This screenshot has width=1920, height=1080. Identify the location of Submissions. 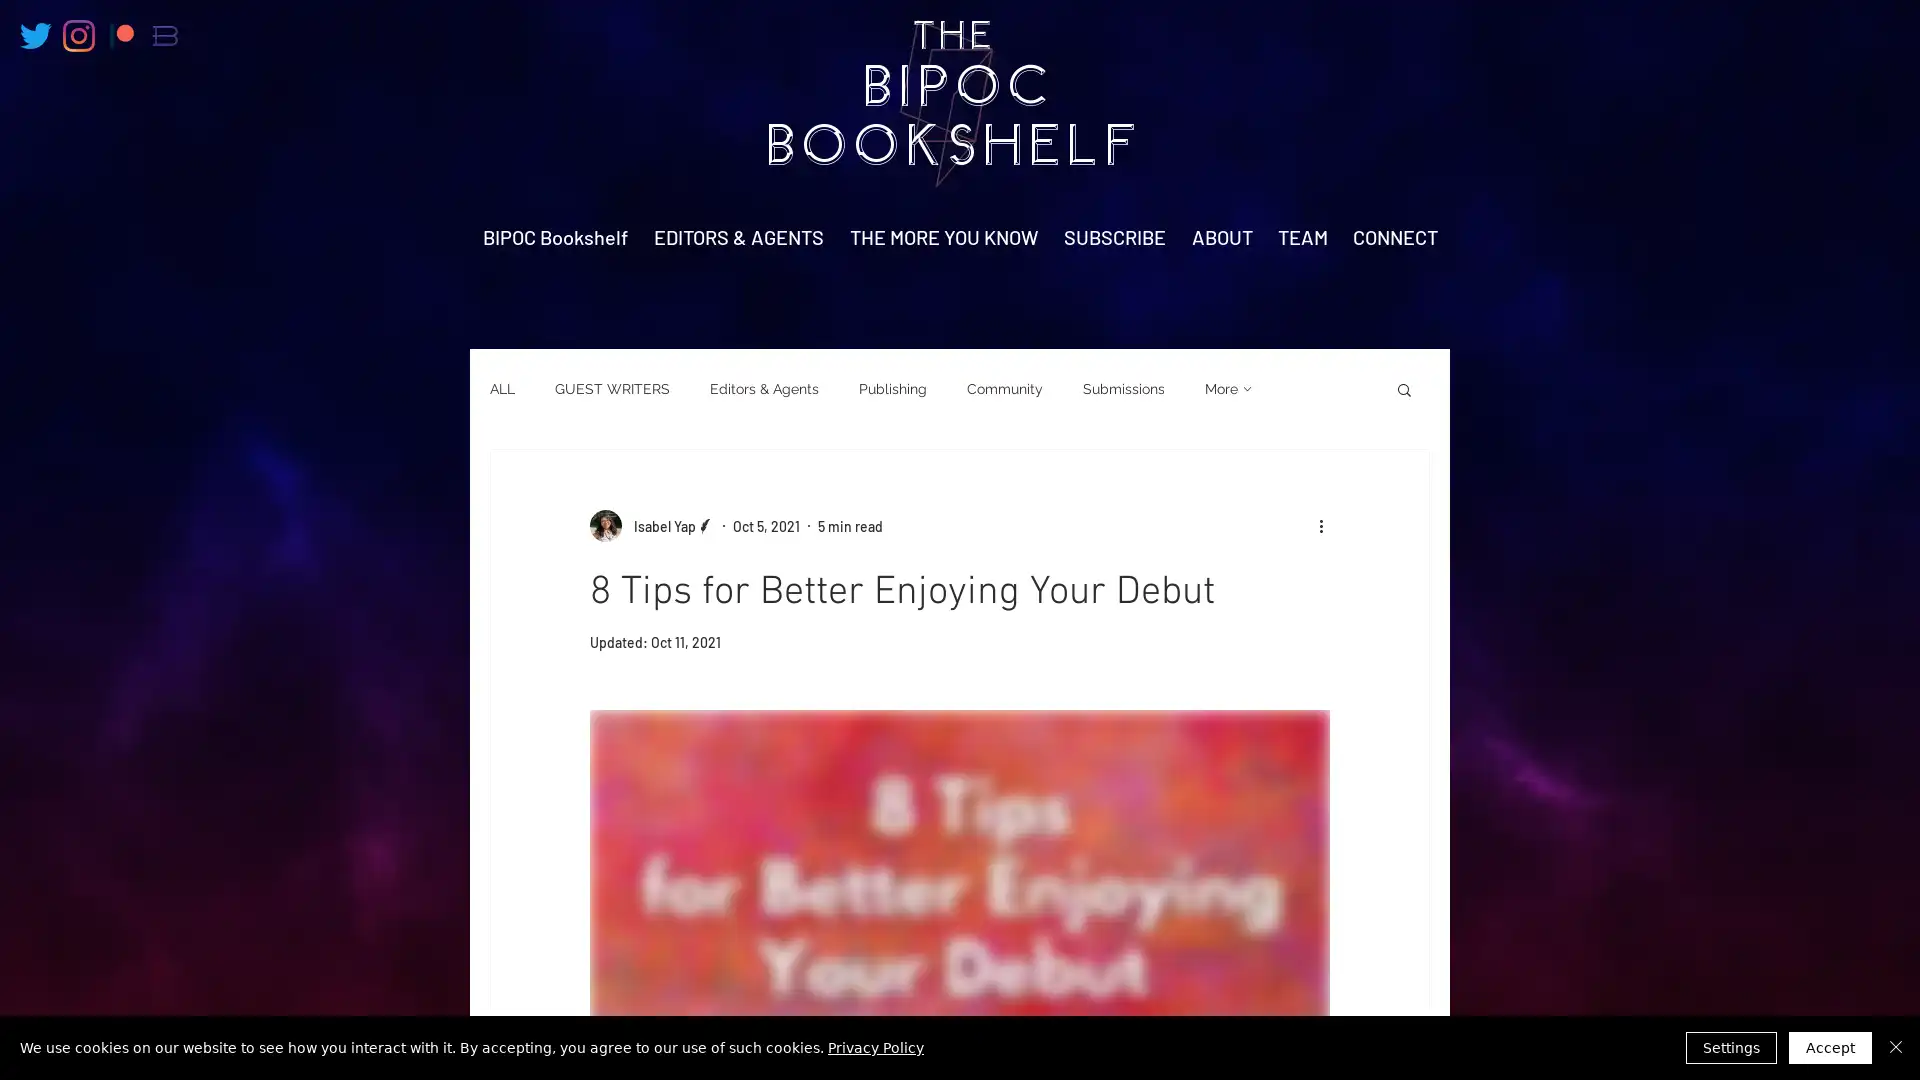
(1123, 389).